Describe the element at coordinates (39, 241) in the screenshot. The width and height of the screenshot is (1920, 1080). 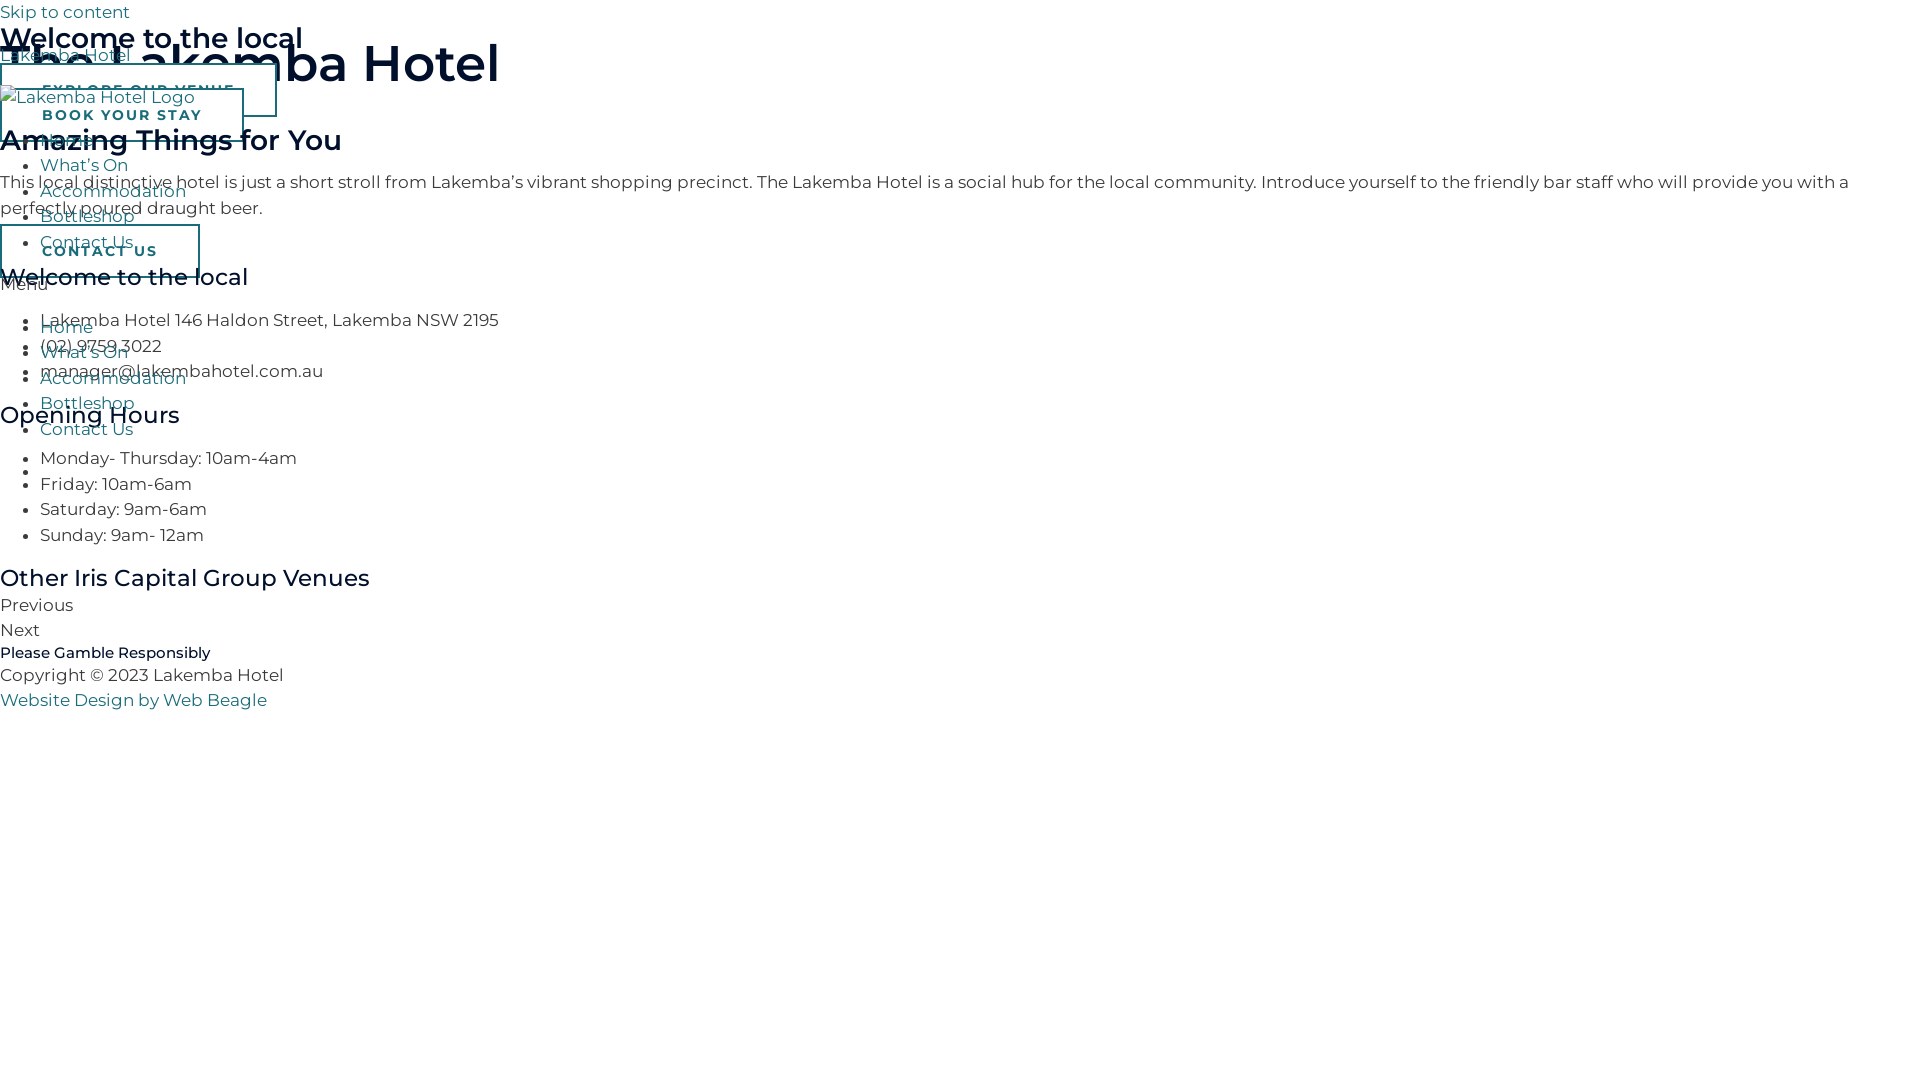
I see `'Contact Us'` at that location.